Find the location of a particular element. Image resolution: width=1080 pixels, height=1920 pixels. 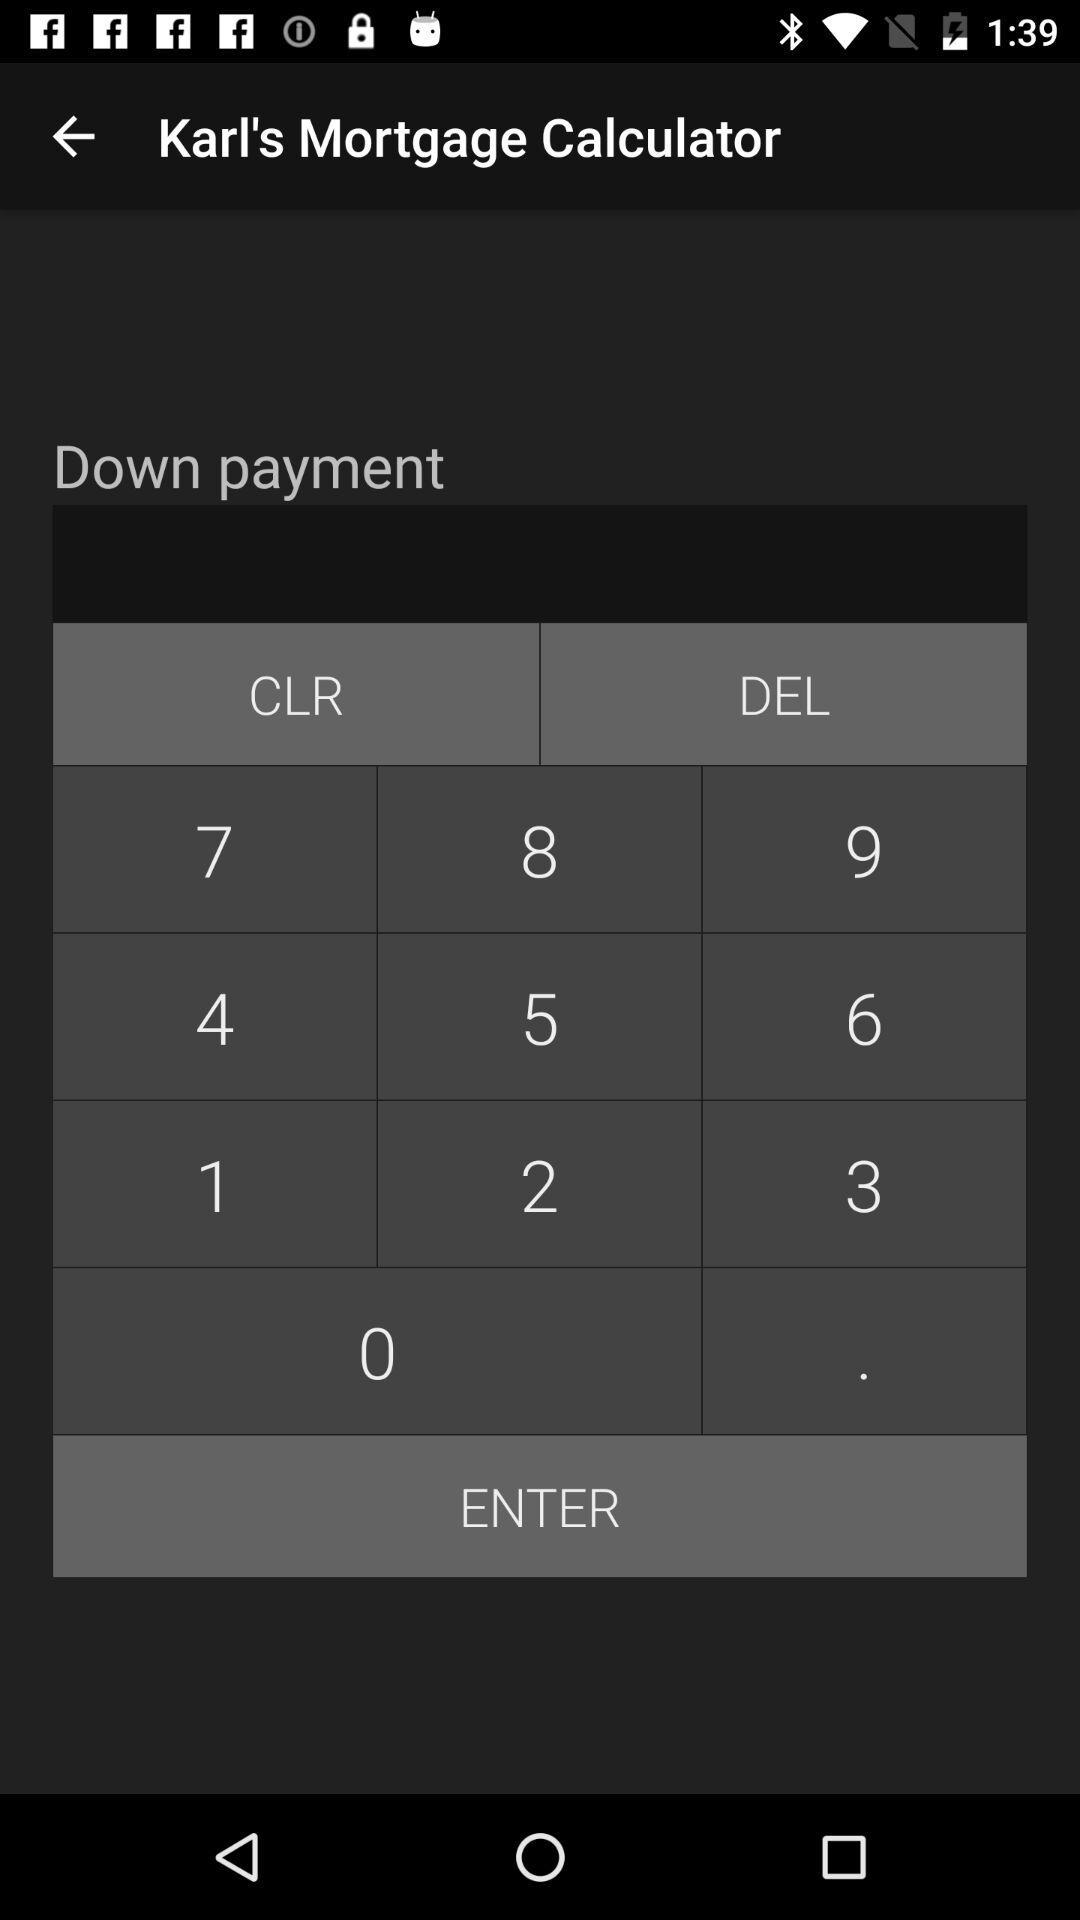

the item below the 0 is located at coordinates (540, 1506).